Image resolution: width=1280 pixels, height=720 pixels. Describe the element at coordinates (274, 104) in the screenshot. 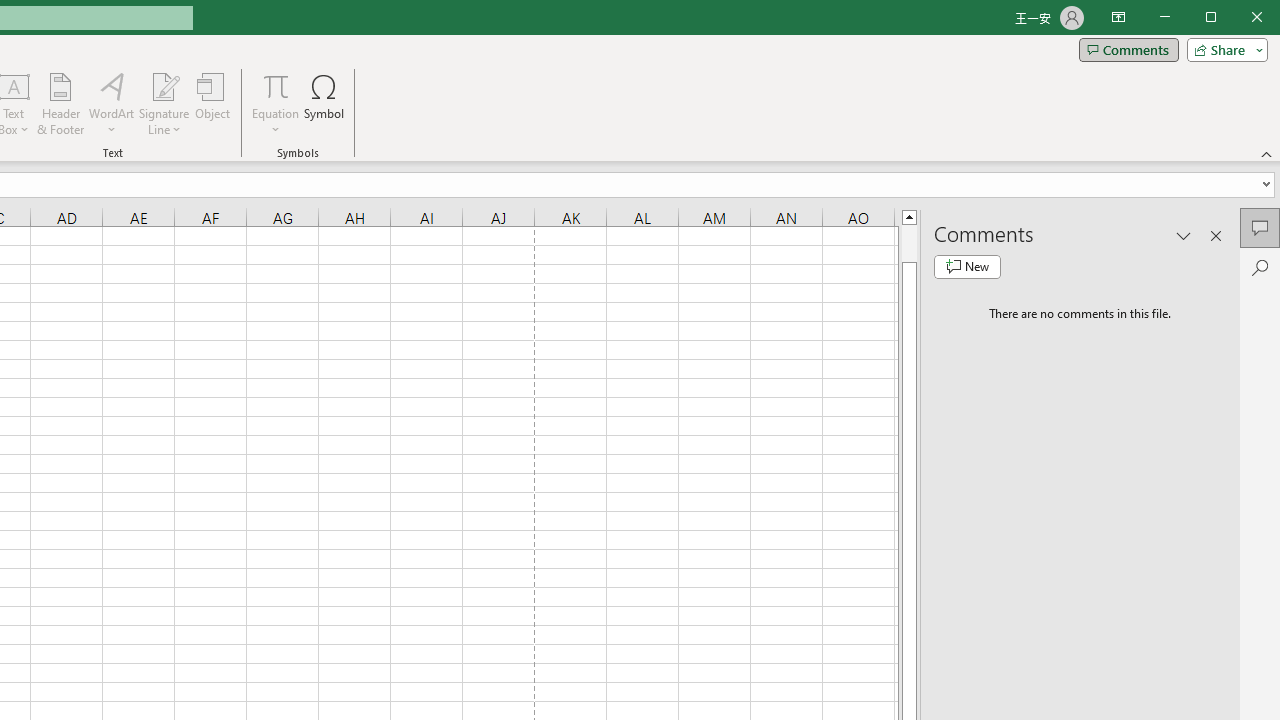

I see `'Equation'` at that location.